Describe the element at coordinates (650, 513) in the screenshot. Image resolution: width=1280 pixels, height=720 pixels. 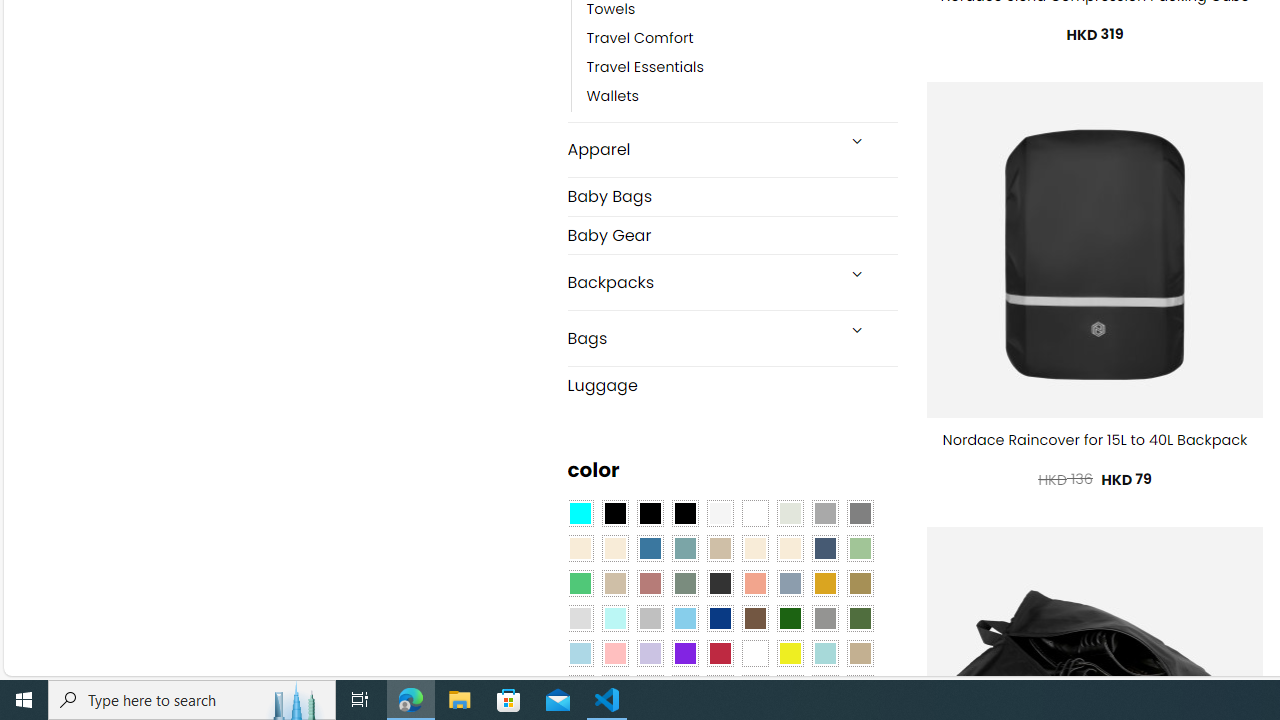
I see `'Black'` at that location.